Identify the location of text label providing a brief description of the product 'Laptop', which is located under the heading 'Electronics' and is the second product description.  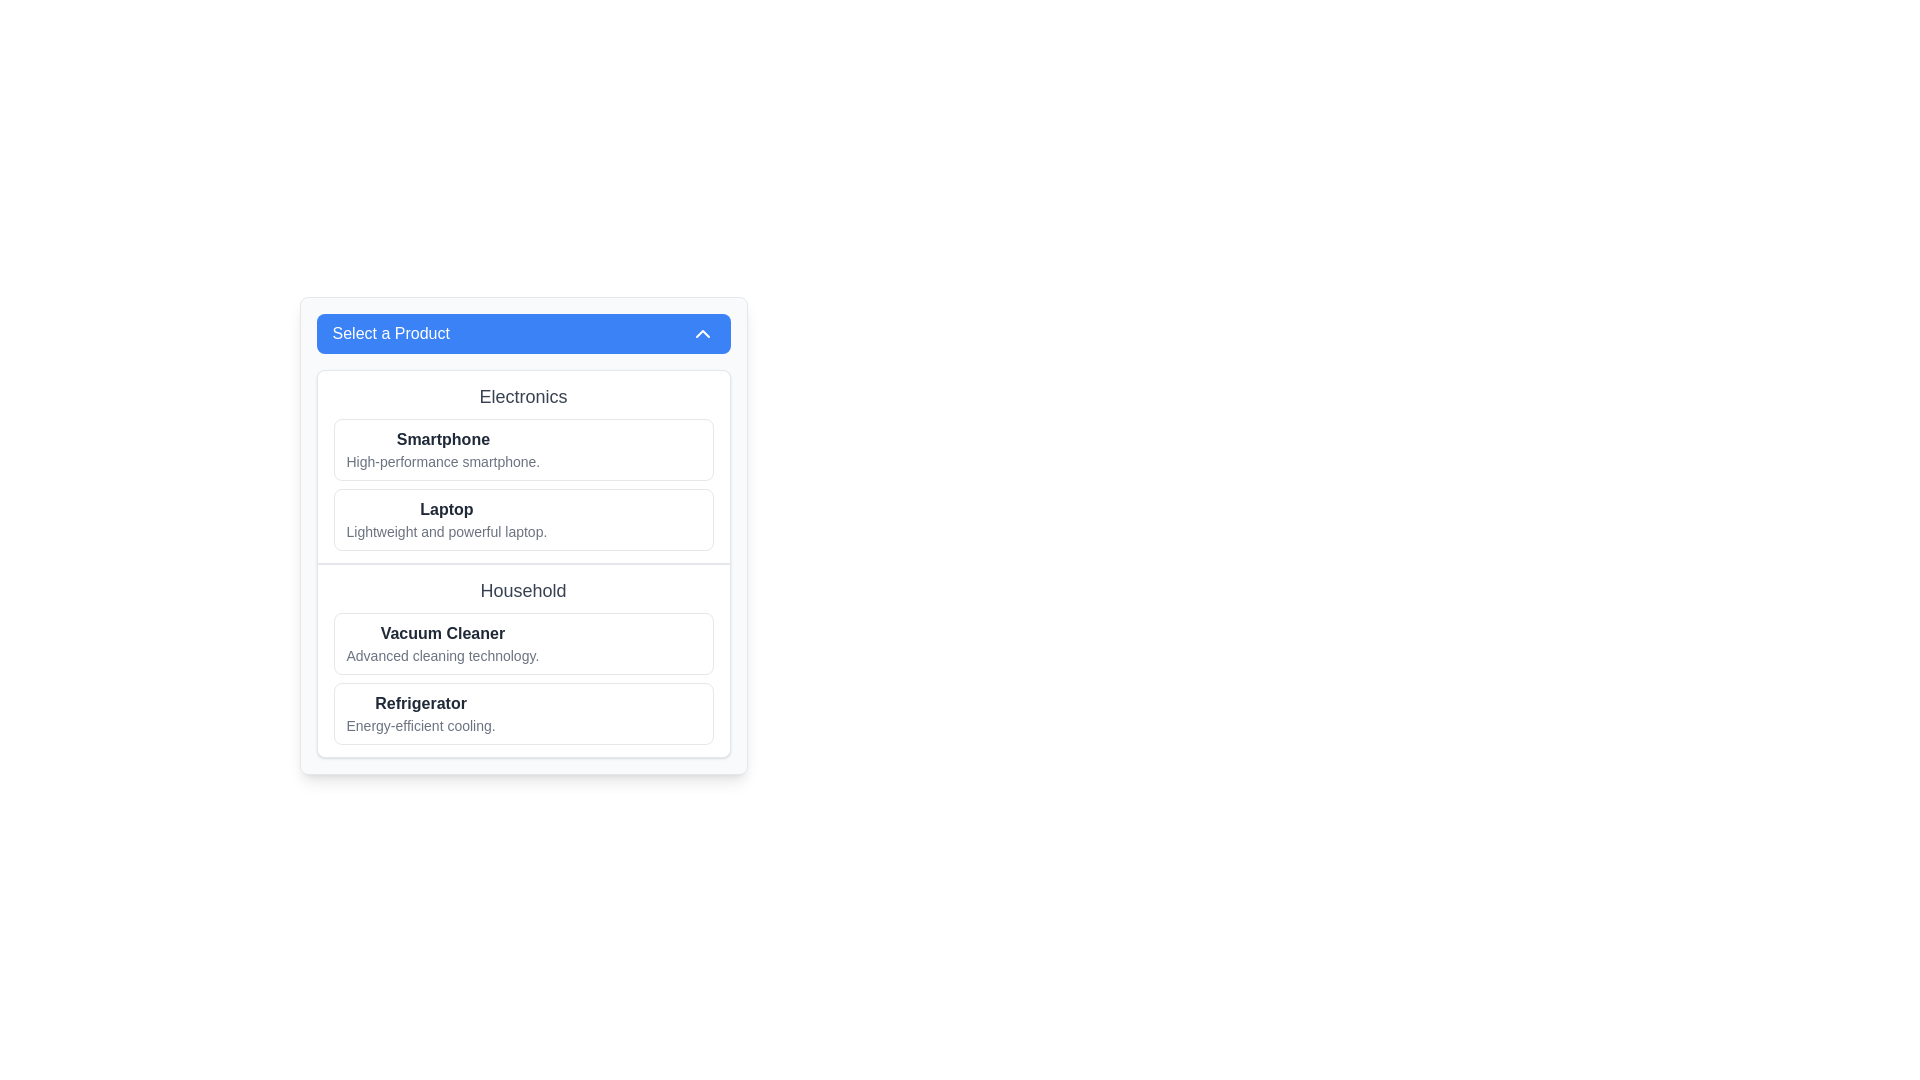
(445, 531).